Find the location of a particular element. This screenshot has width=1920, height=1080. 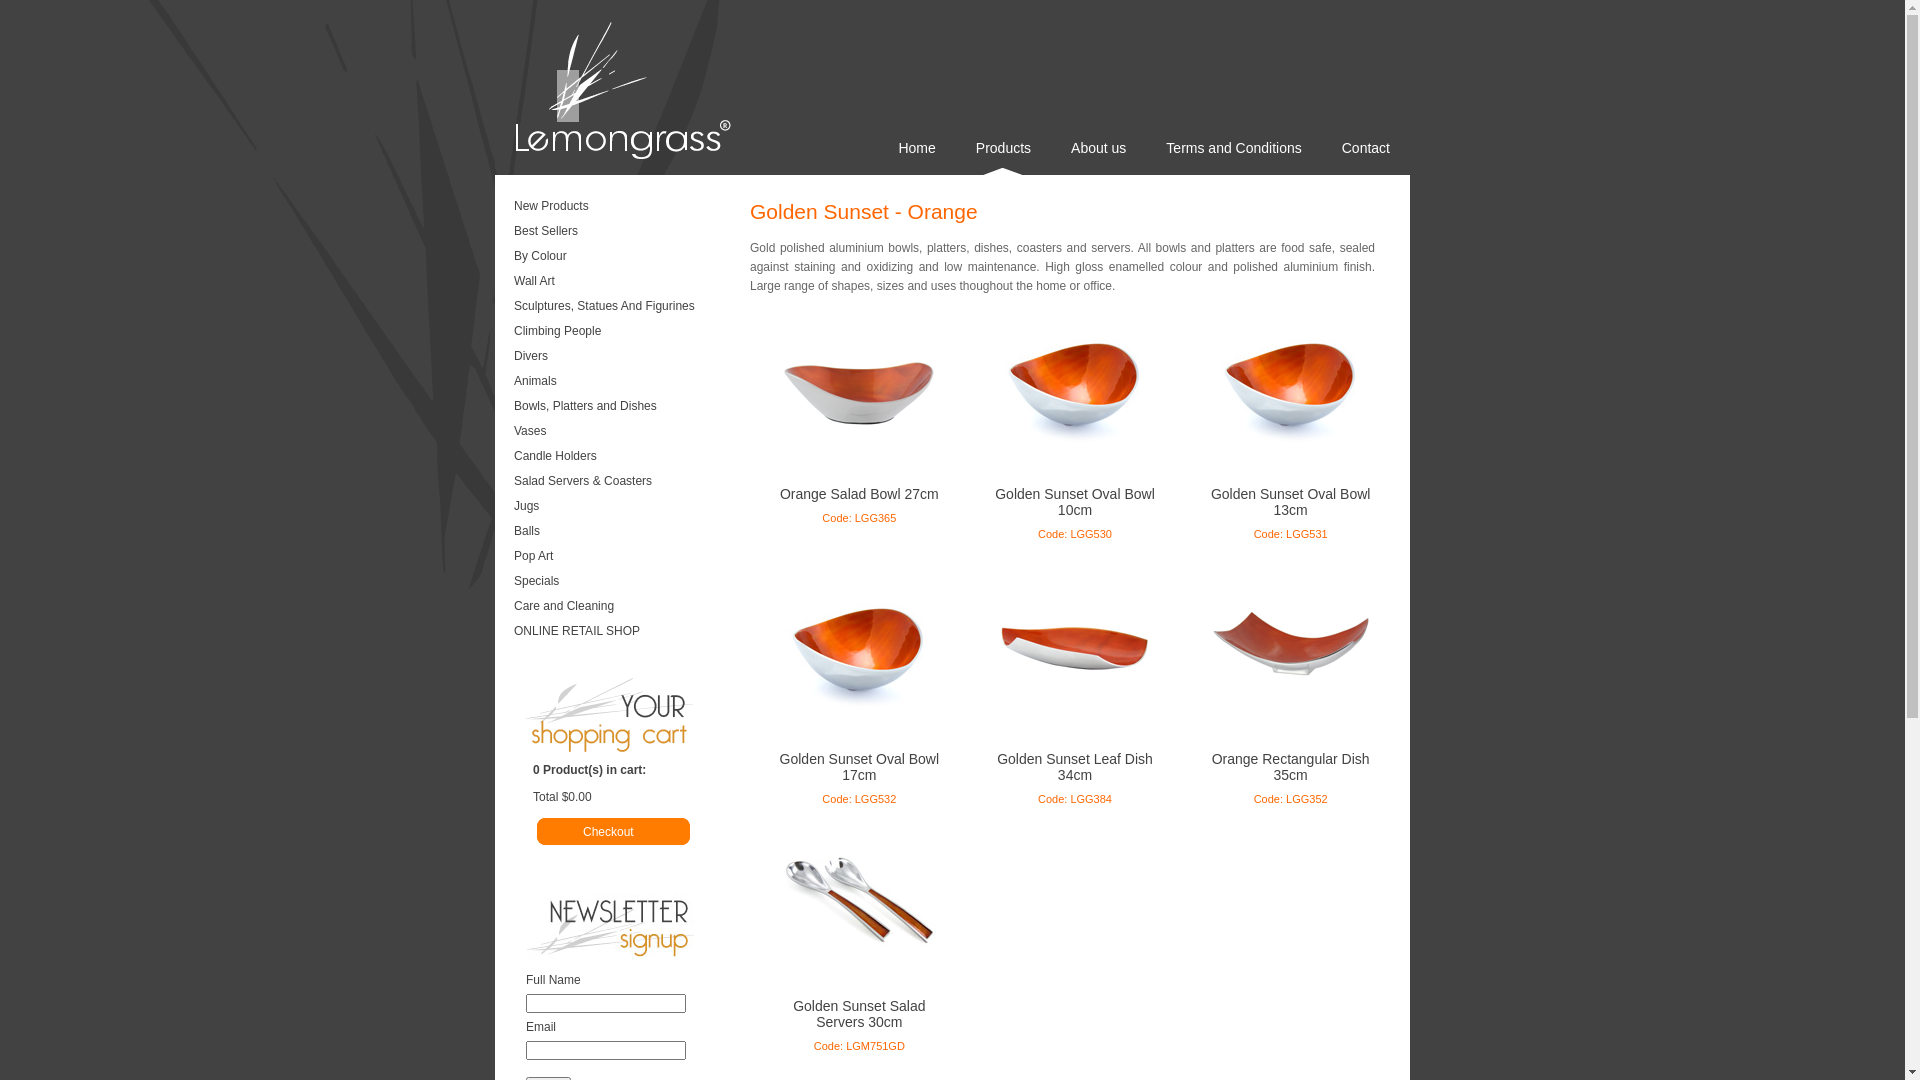

'Divers' is located at coordinates (618, 357).